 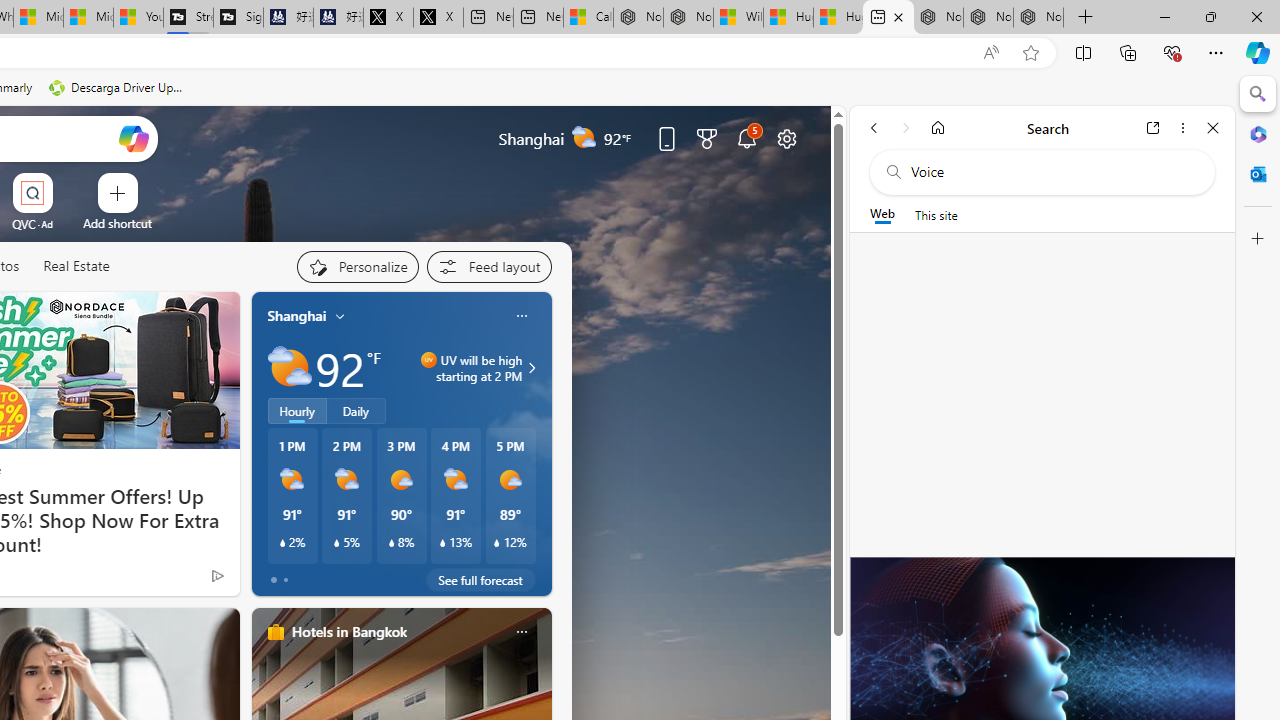 I want to click on 'Microsoft 365', so click(x=1257, y=133).